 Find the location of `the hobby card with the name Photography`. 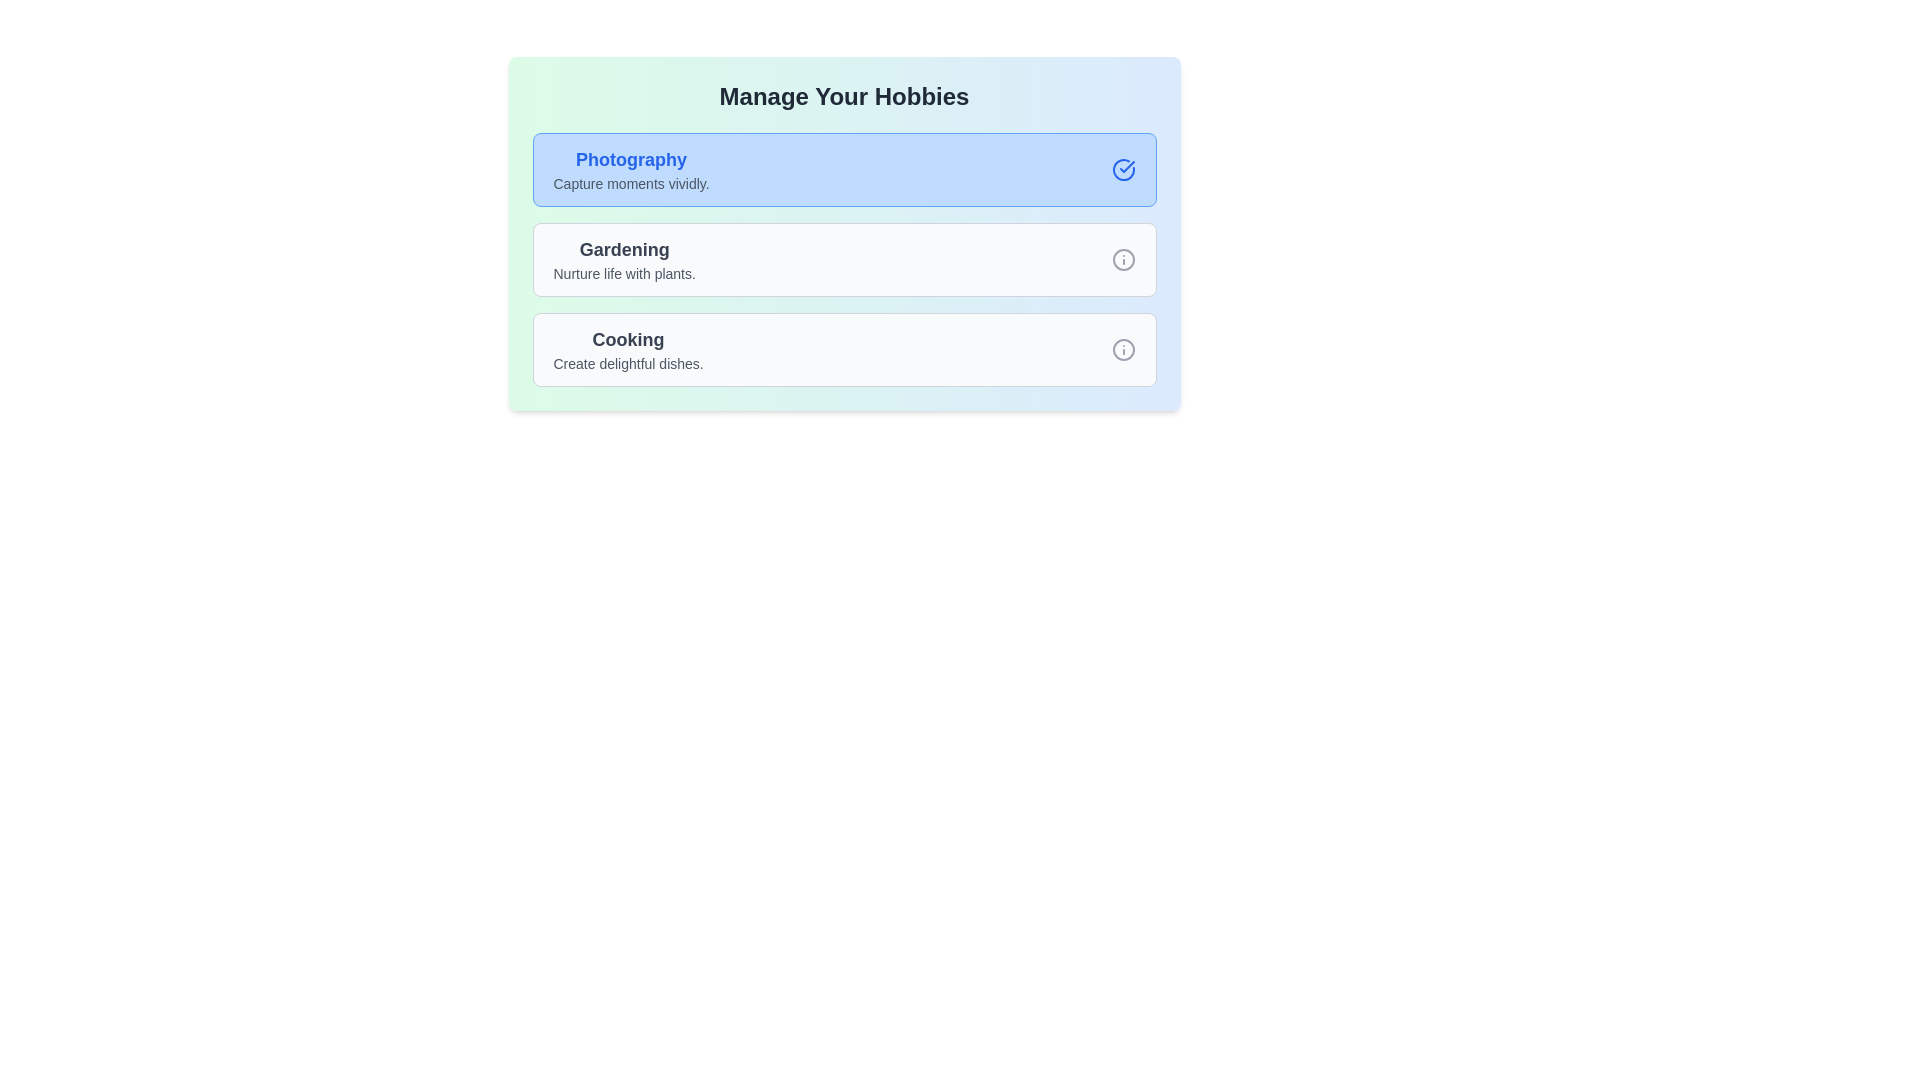

the hobby card with the name Photography is located at coordinates (844, 168).